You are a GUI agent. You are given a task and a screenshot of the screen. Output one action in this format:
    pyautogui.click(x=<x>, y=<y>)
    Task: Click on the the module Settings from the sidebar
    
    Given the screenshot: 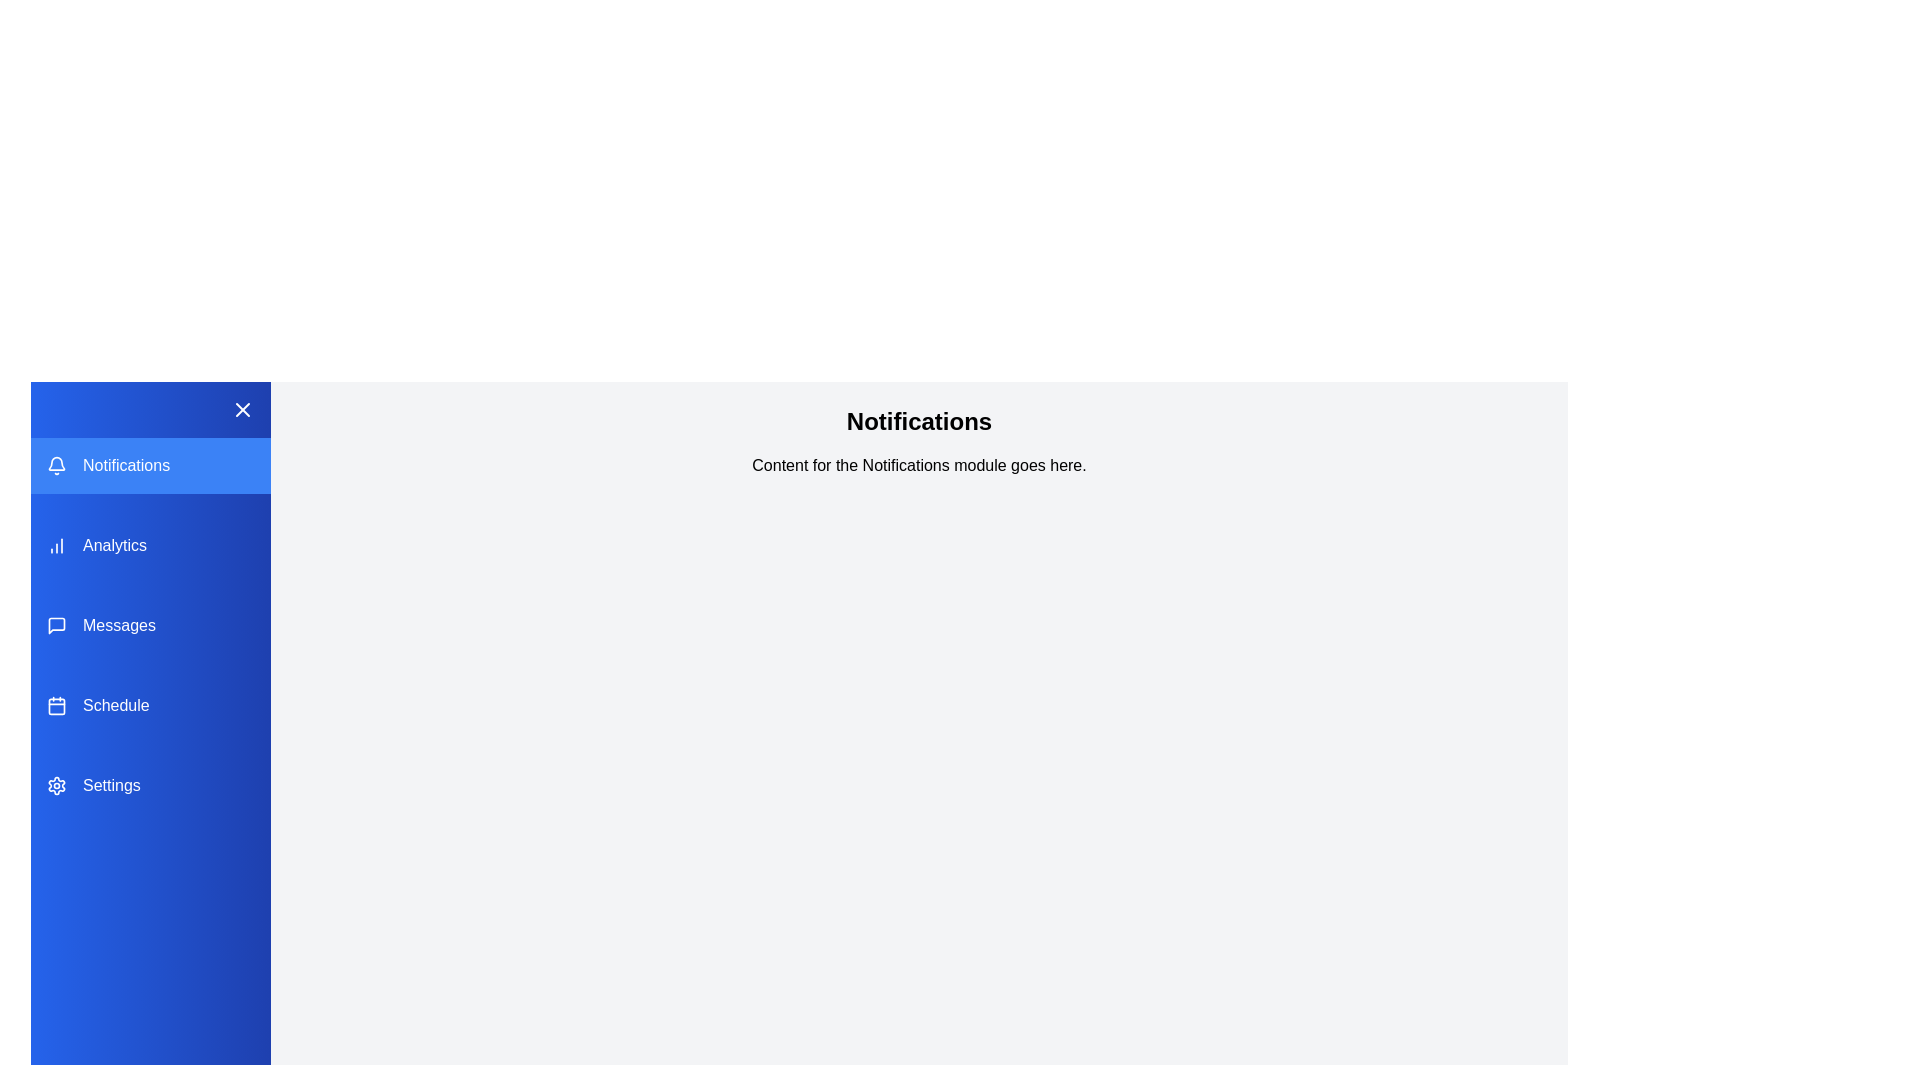 What is the action you would take?
    pyautogui.click(x=149, y=785)
    